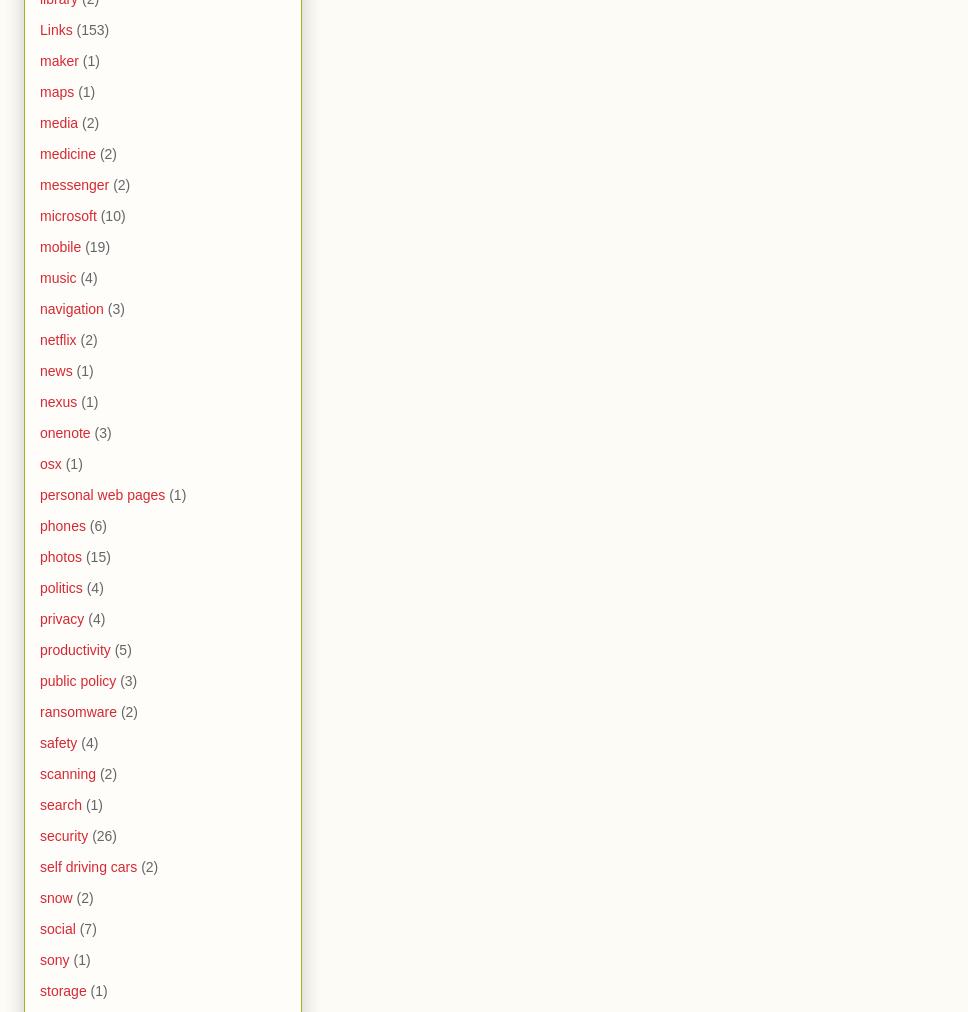  I want to click on 'storage', so click(39, 990).